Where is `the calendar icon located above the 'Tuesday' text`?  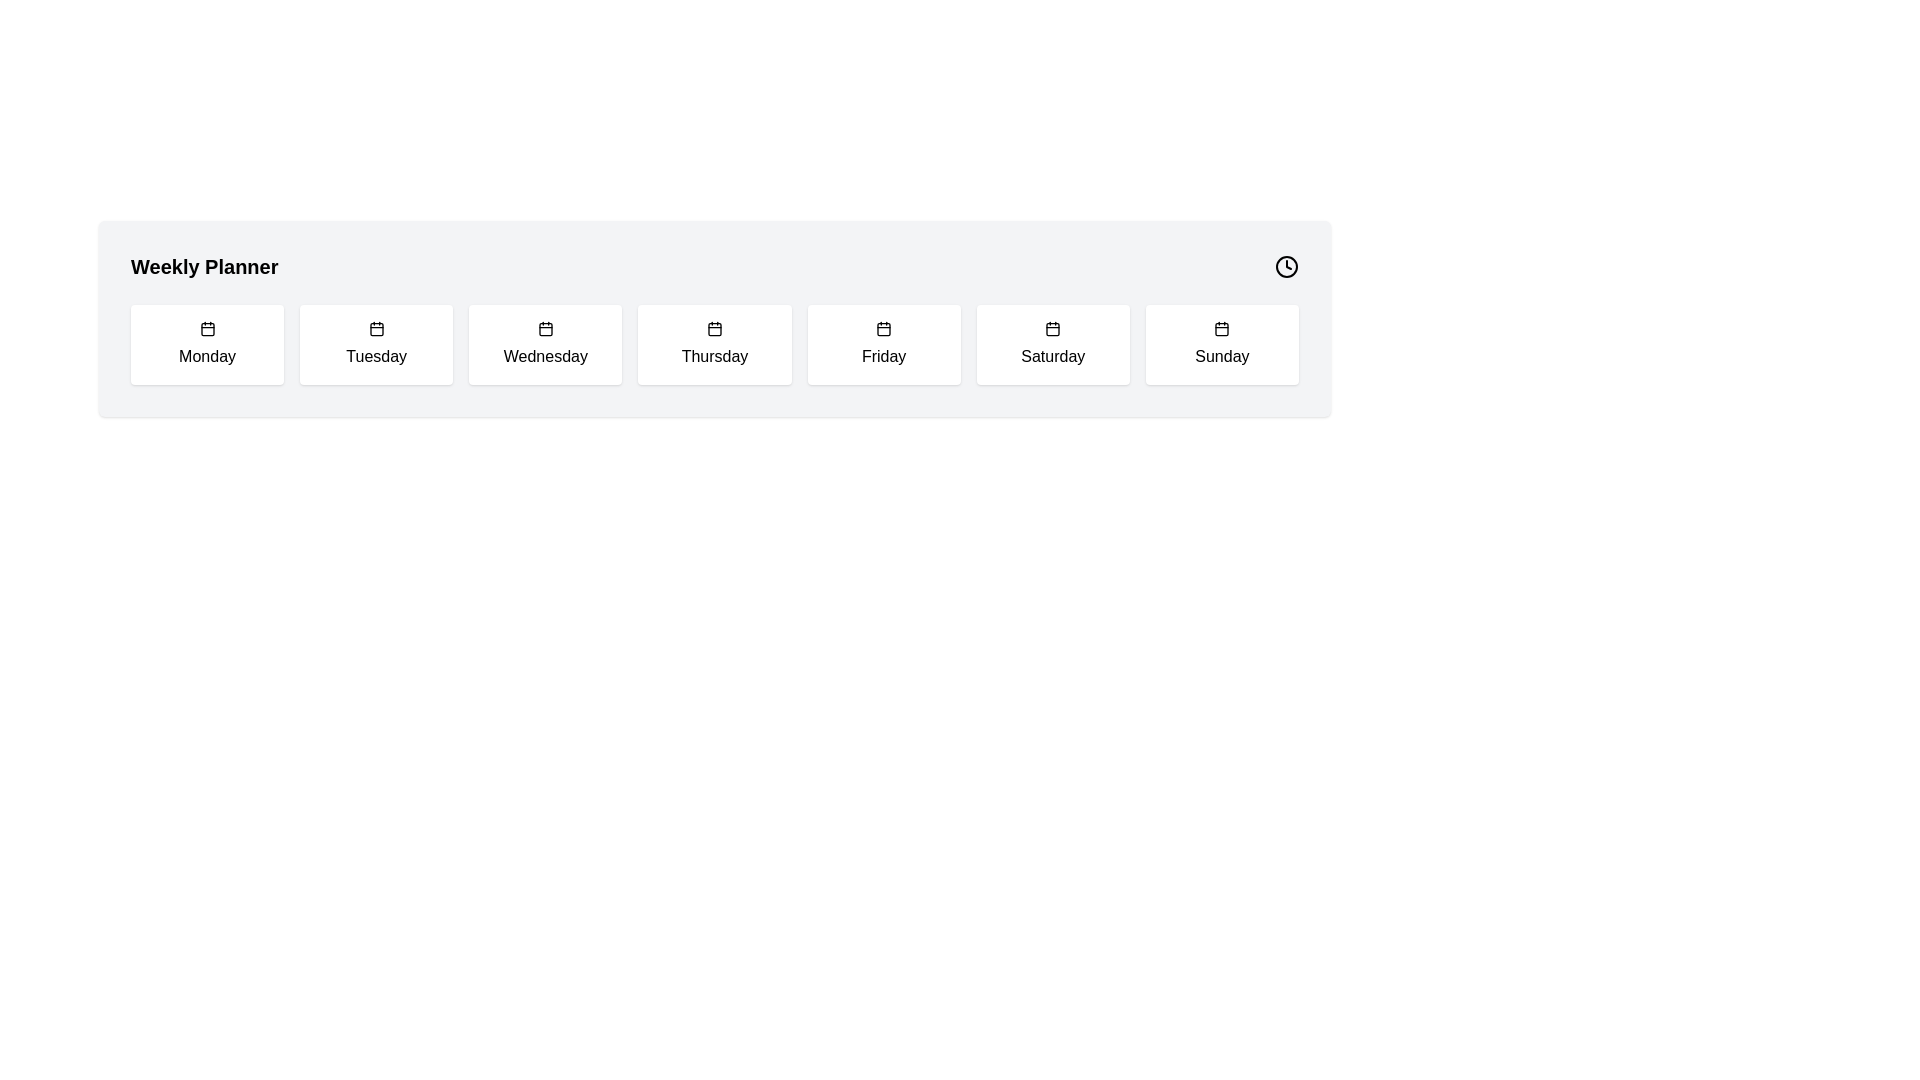 the calendar icon located above the 'Tuesday' text is located at coordinates (376, 327).